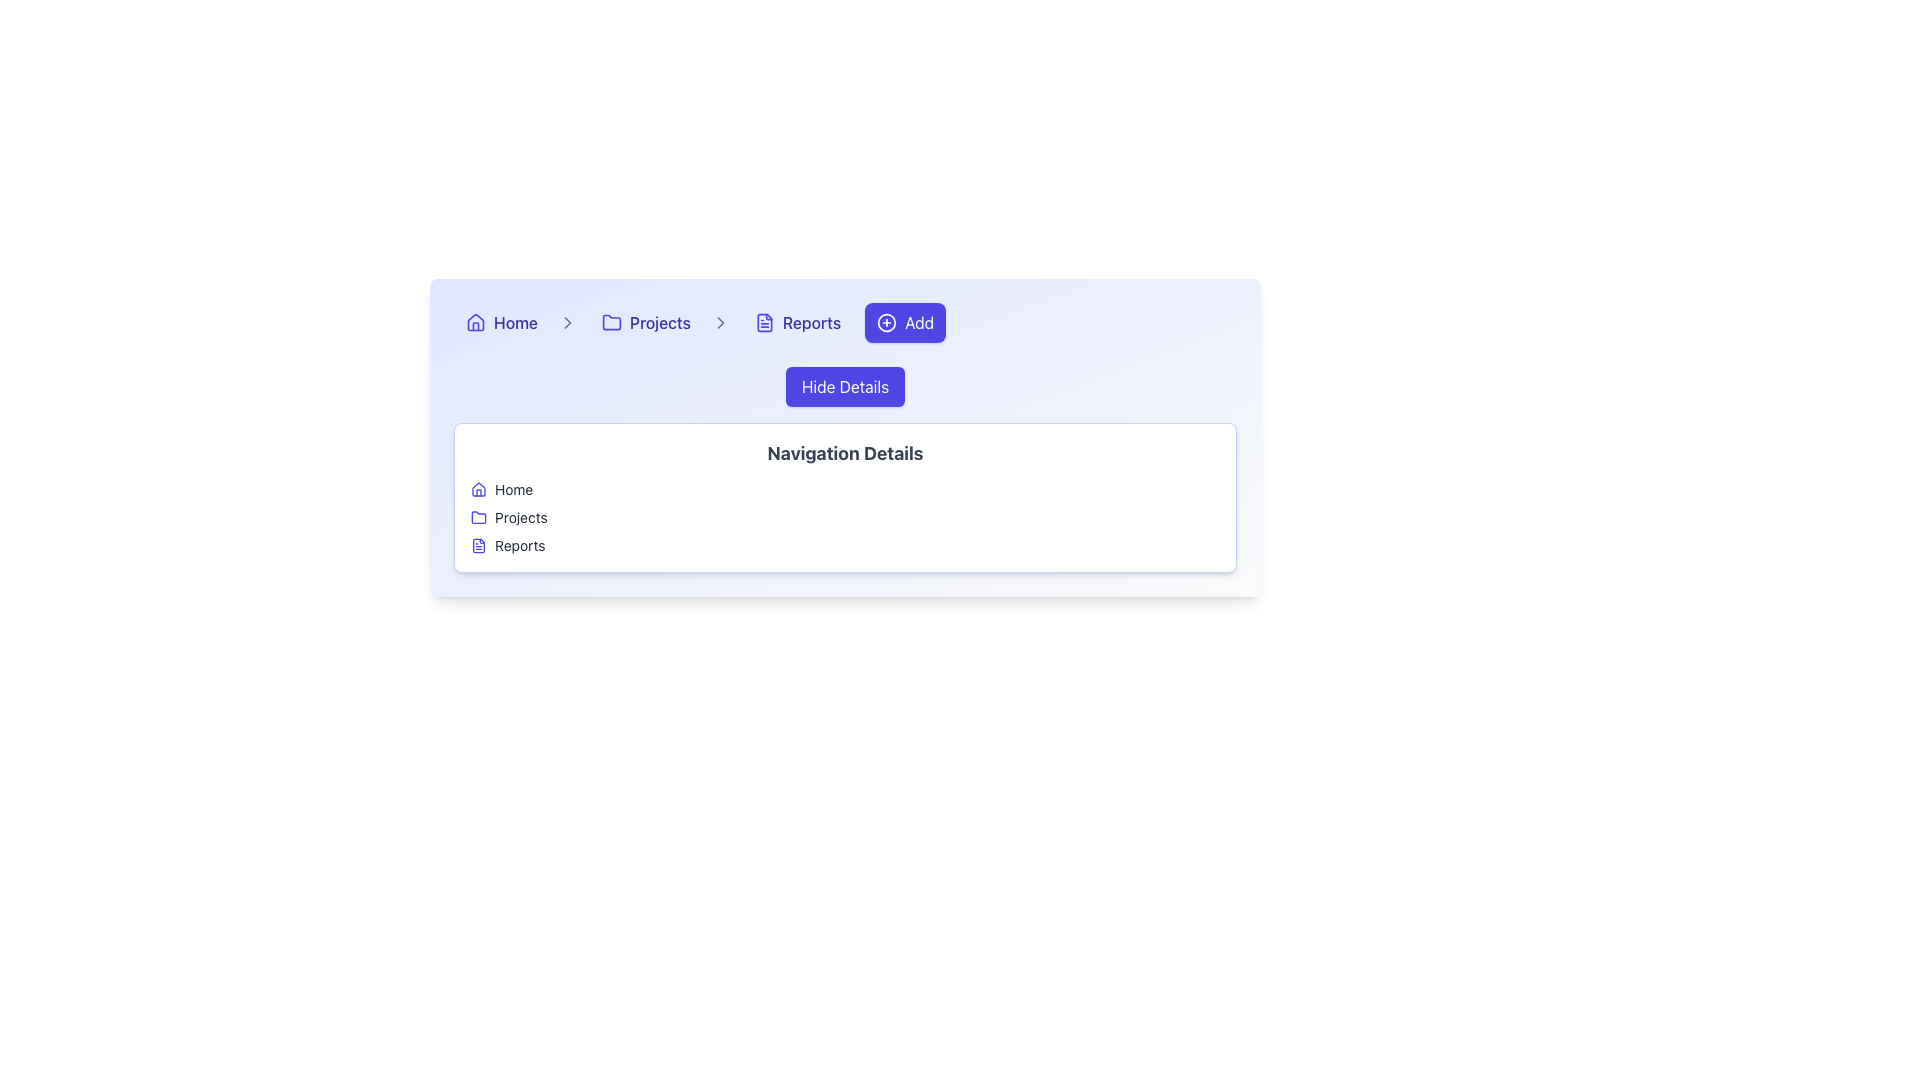 This screenshot has height=1080, width=1920. What do you see at coordinates (886, 322) in the screenshot?
I see `the circular icon that is part of the 'plus inside a circle' graphic, which is positioned to the right of the breadcrumb navigation and next to the 'Add' button` at bounding box center [886, 322].